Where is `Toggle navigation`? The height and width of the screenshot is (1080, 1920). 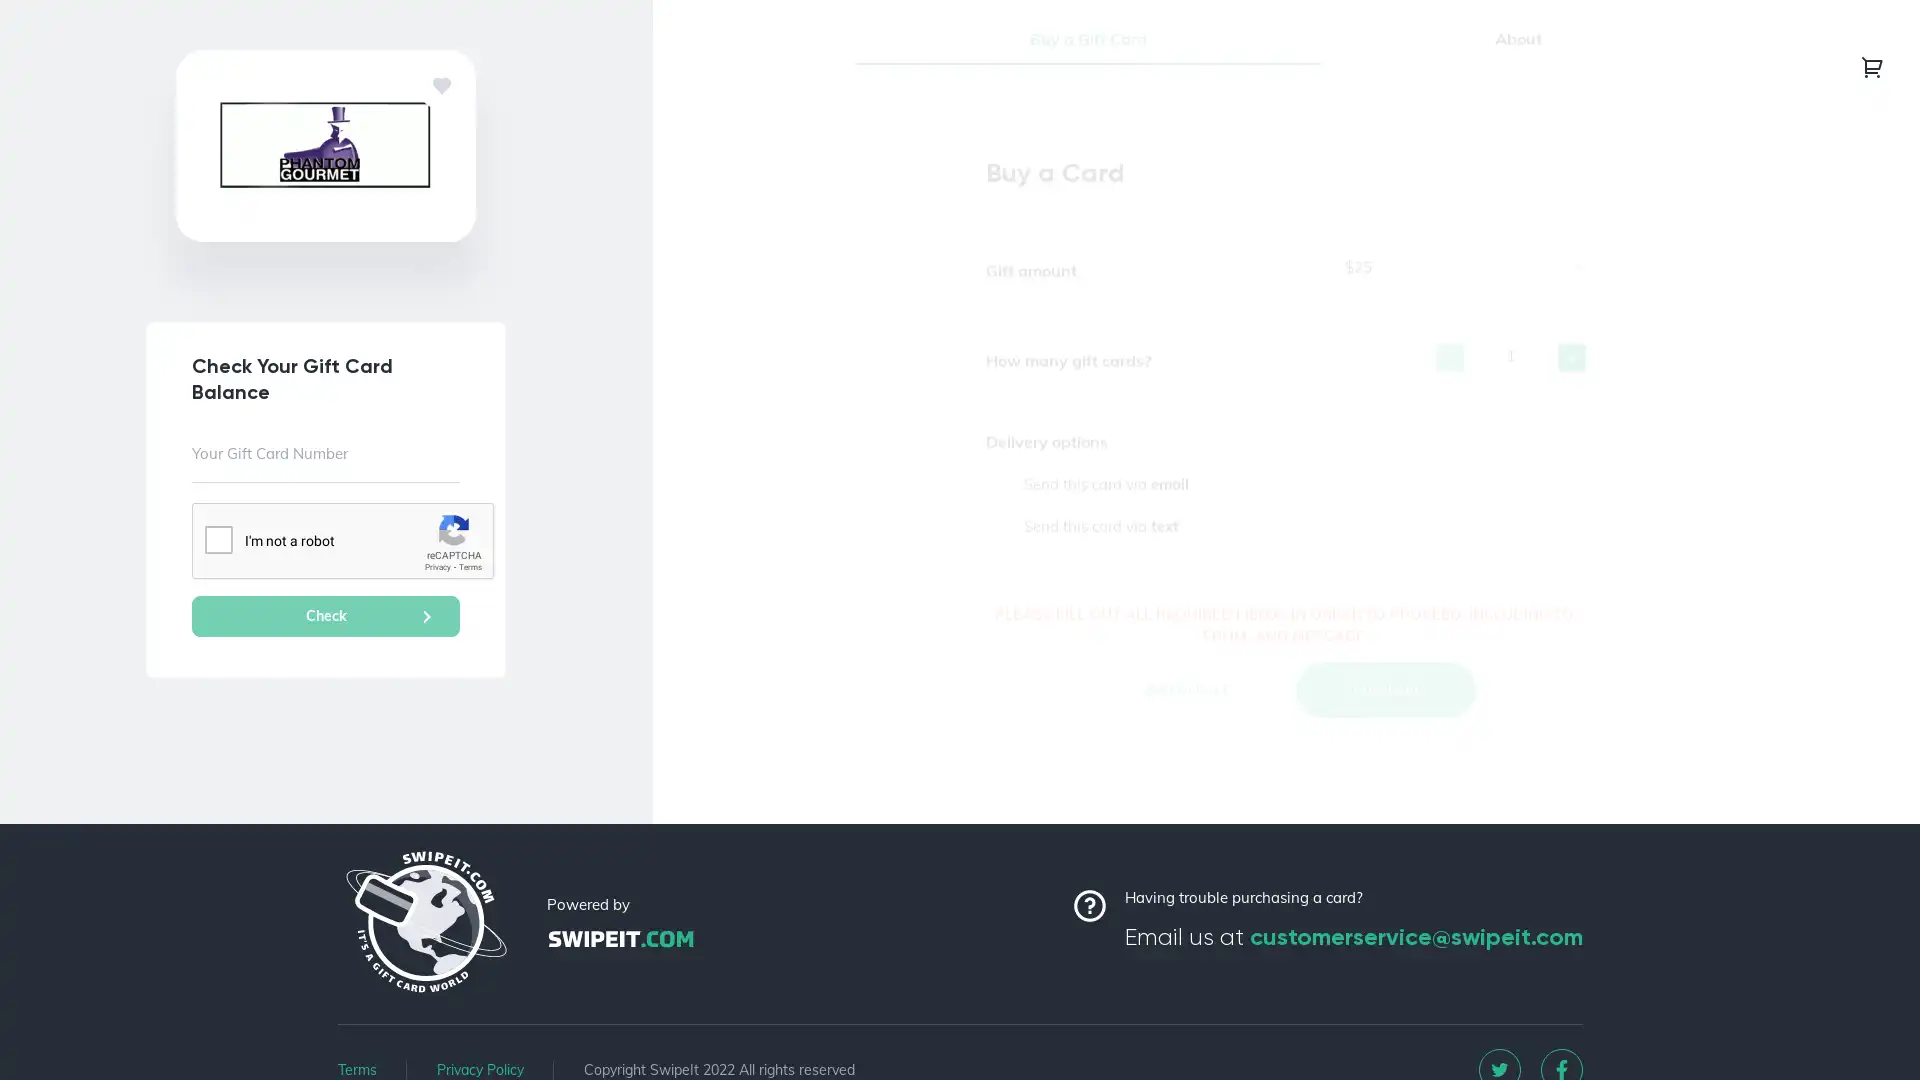 Toggle navigation is located at coordinates (1871, 65).